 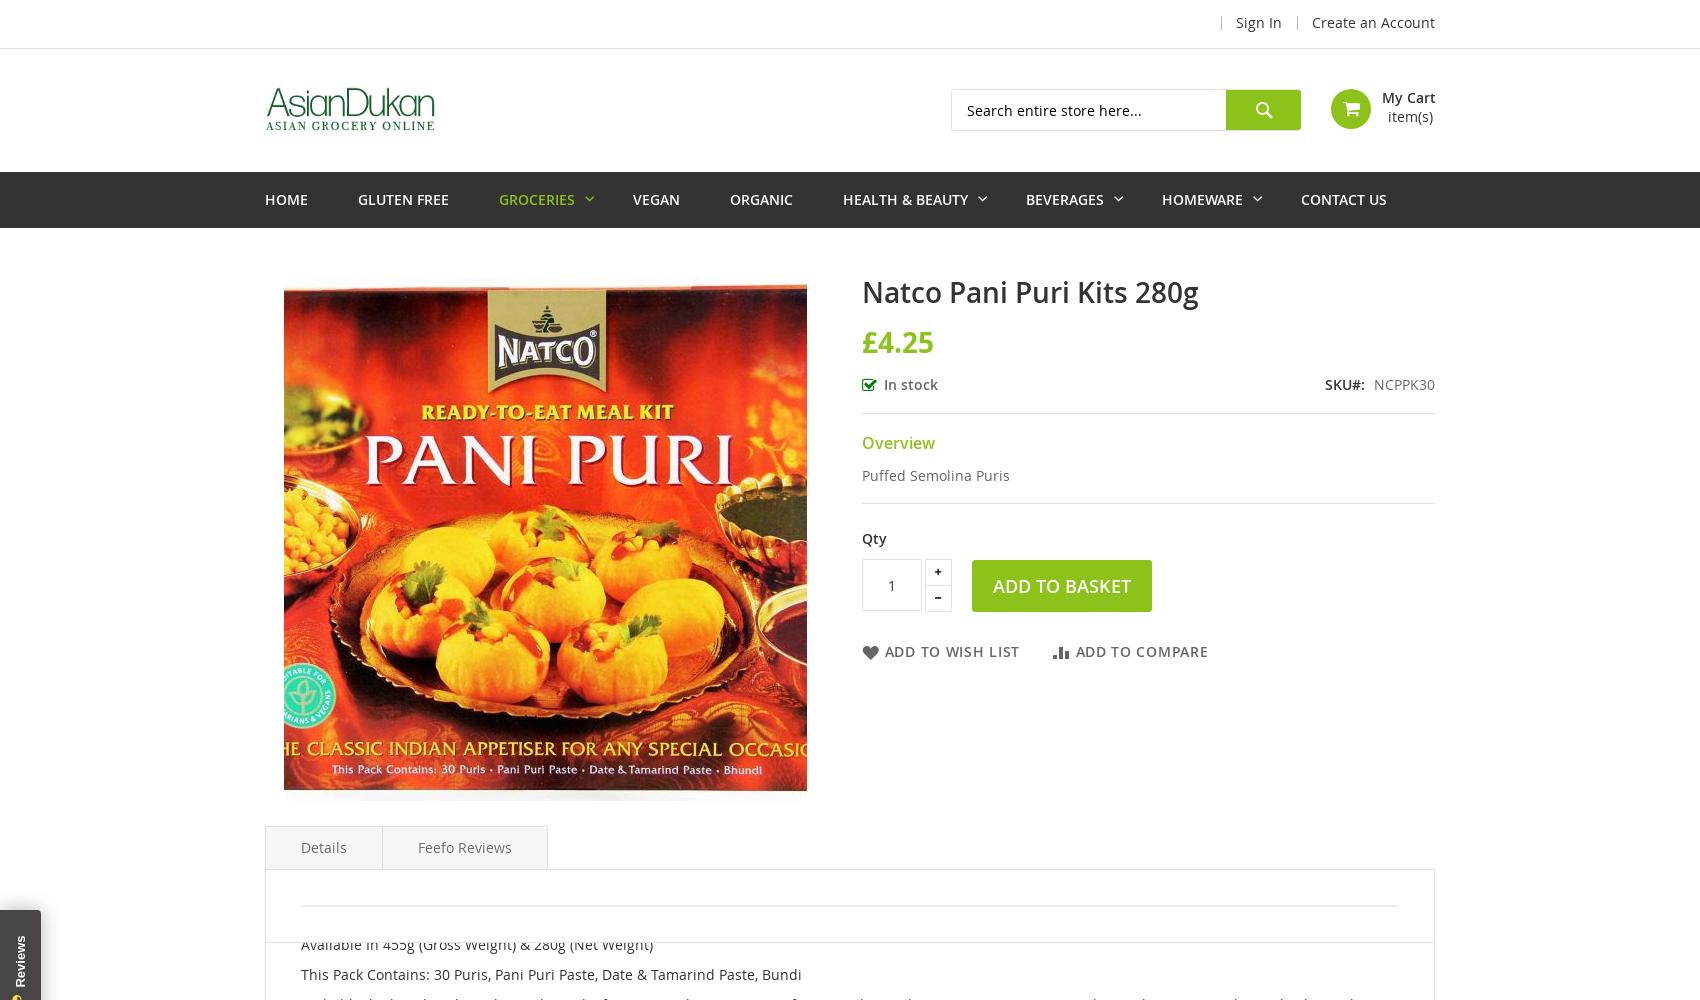 I want to click on '£4.25', so click(x=896, y=340).